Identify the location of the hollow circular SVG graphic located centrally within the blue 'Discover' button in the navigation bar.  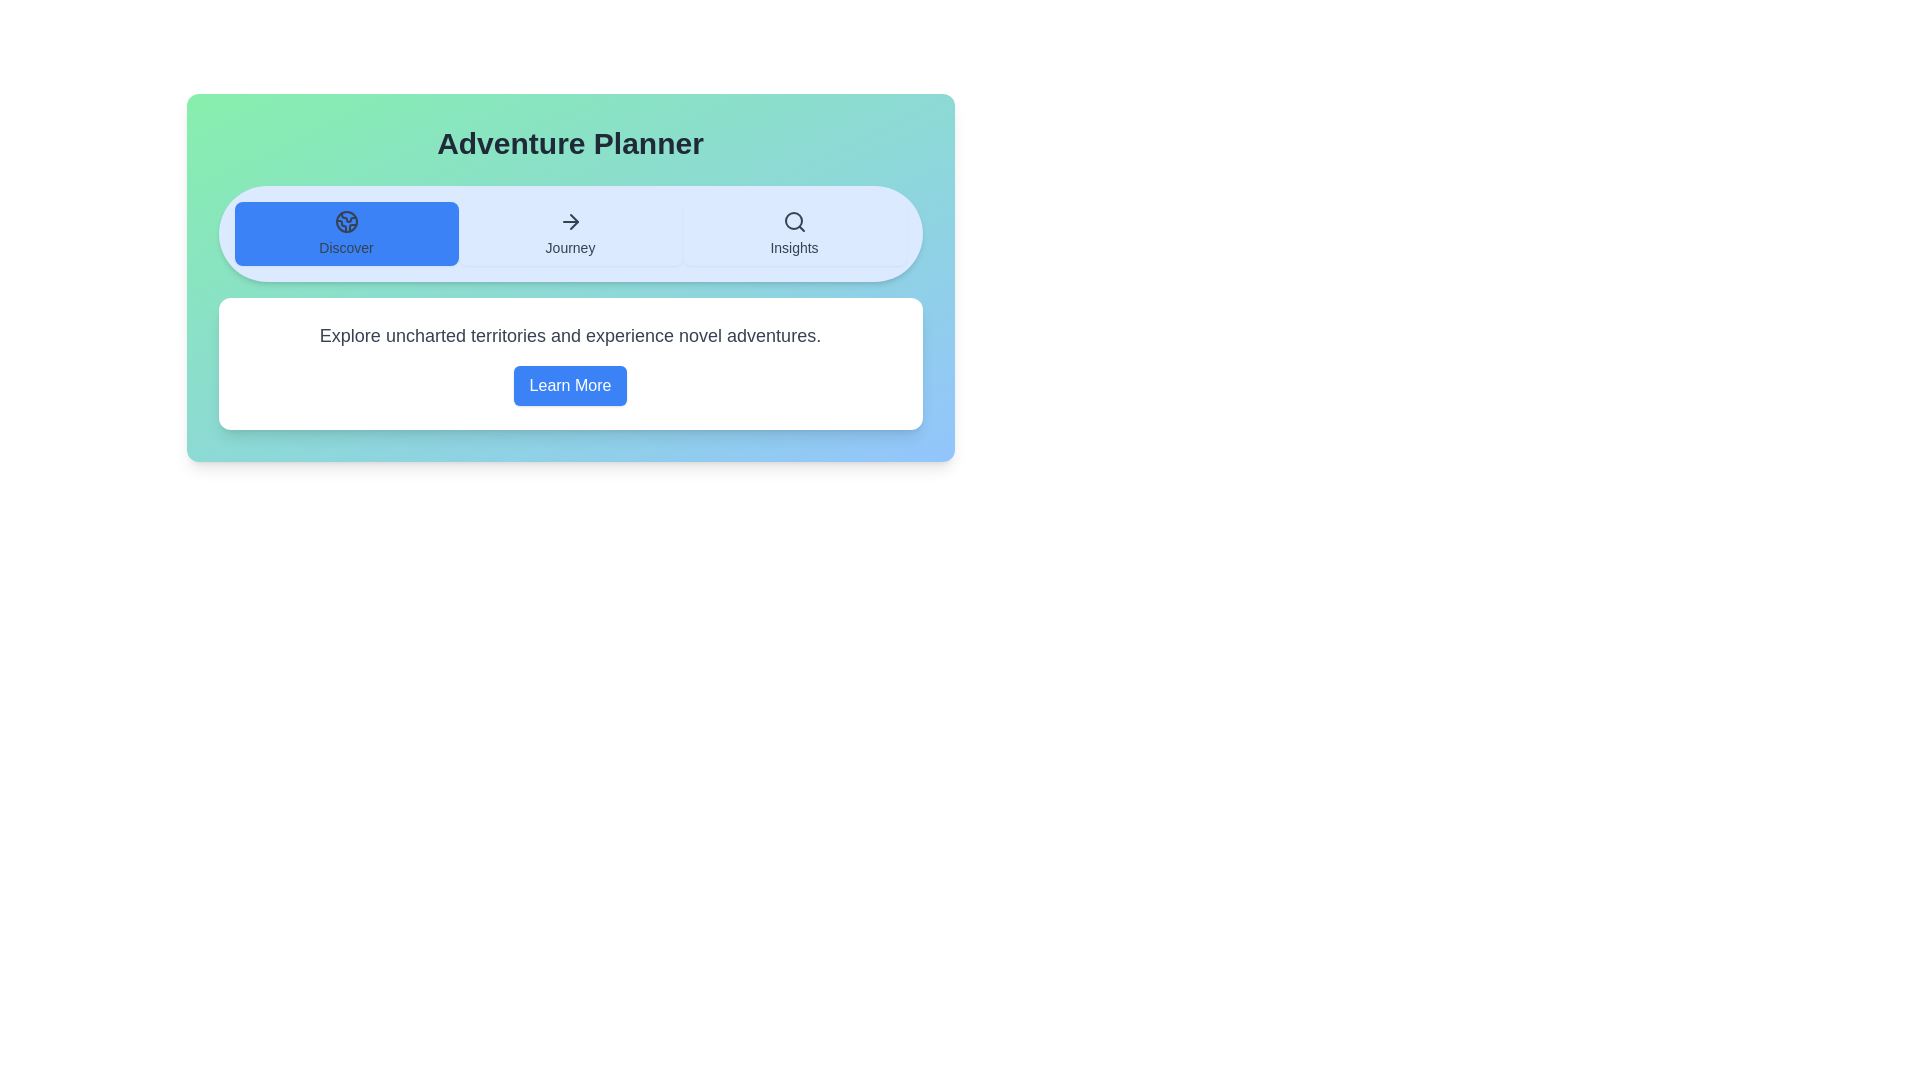
(346, 222).